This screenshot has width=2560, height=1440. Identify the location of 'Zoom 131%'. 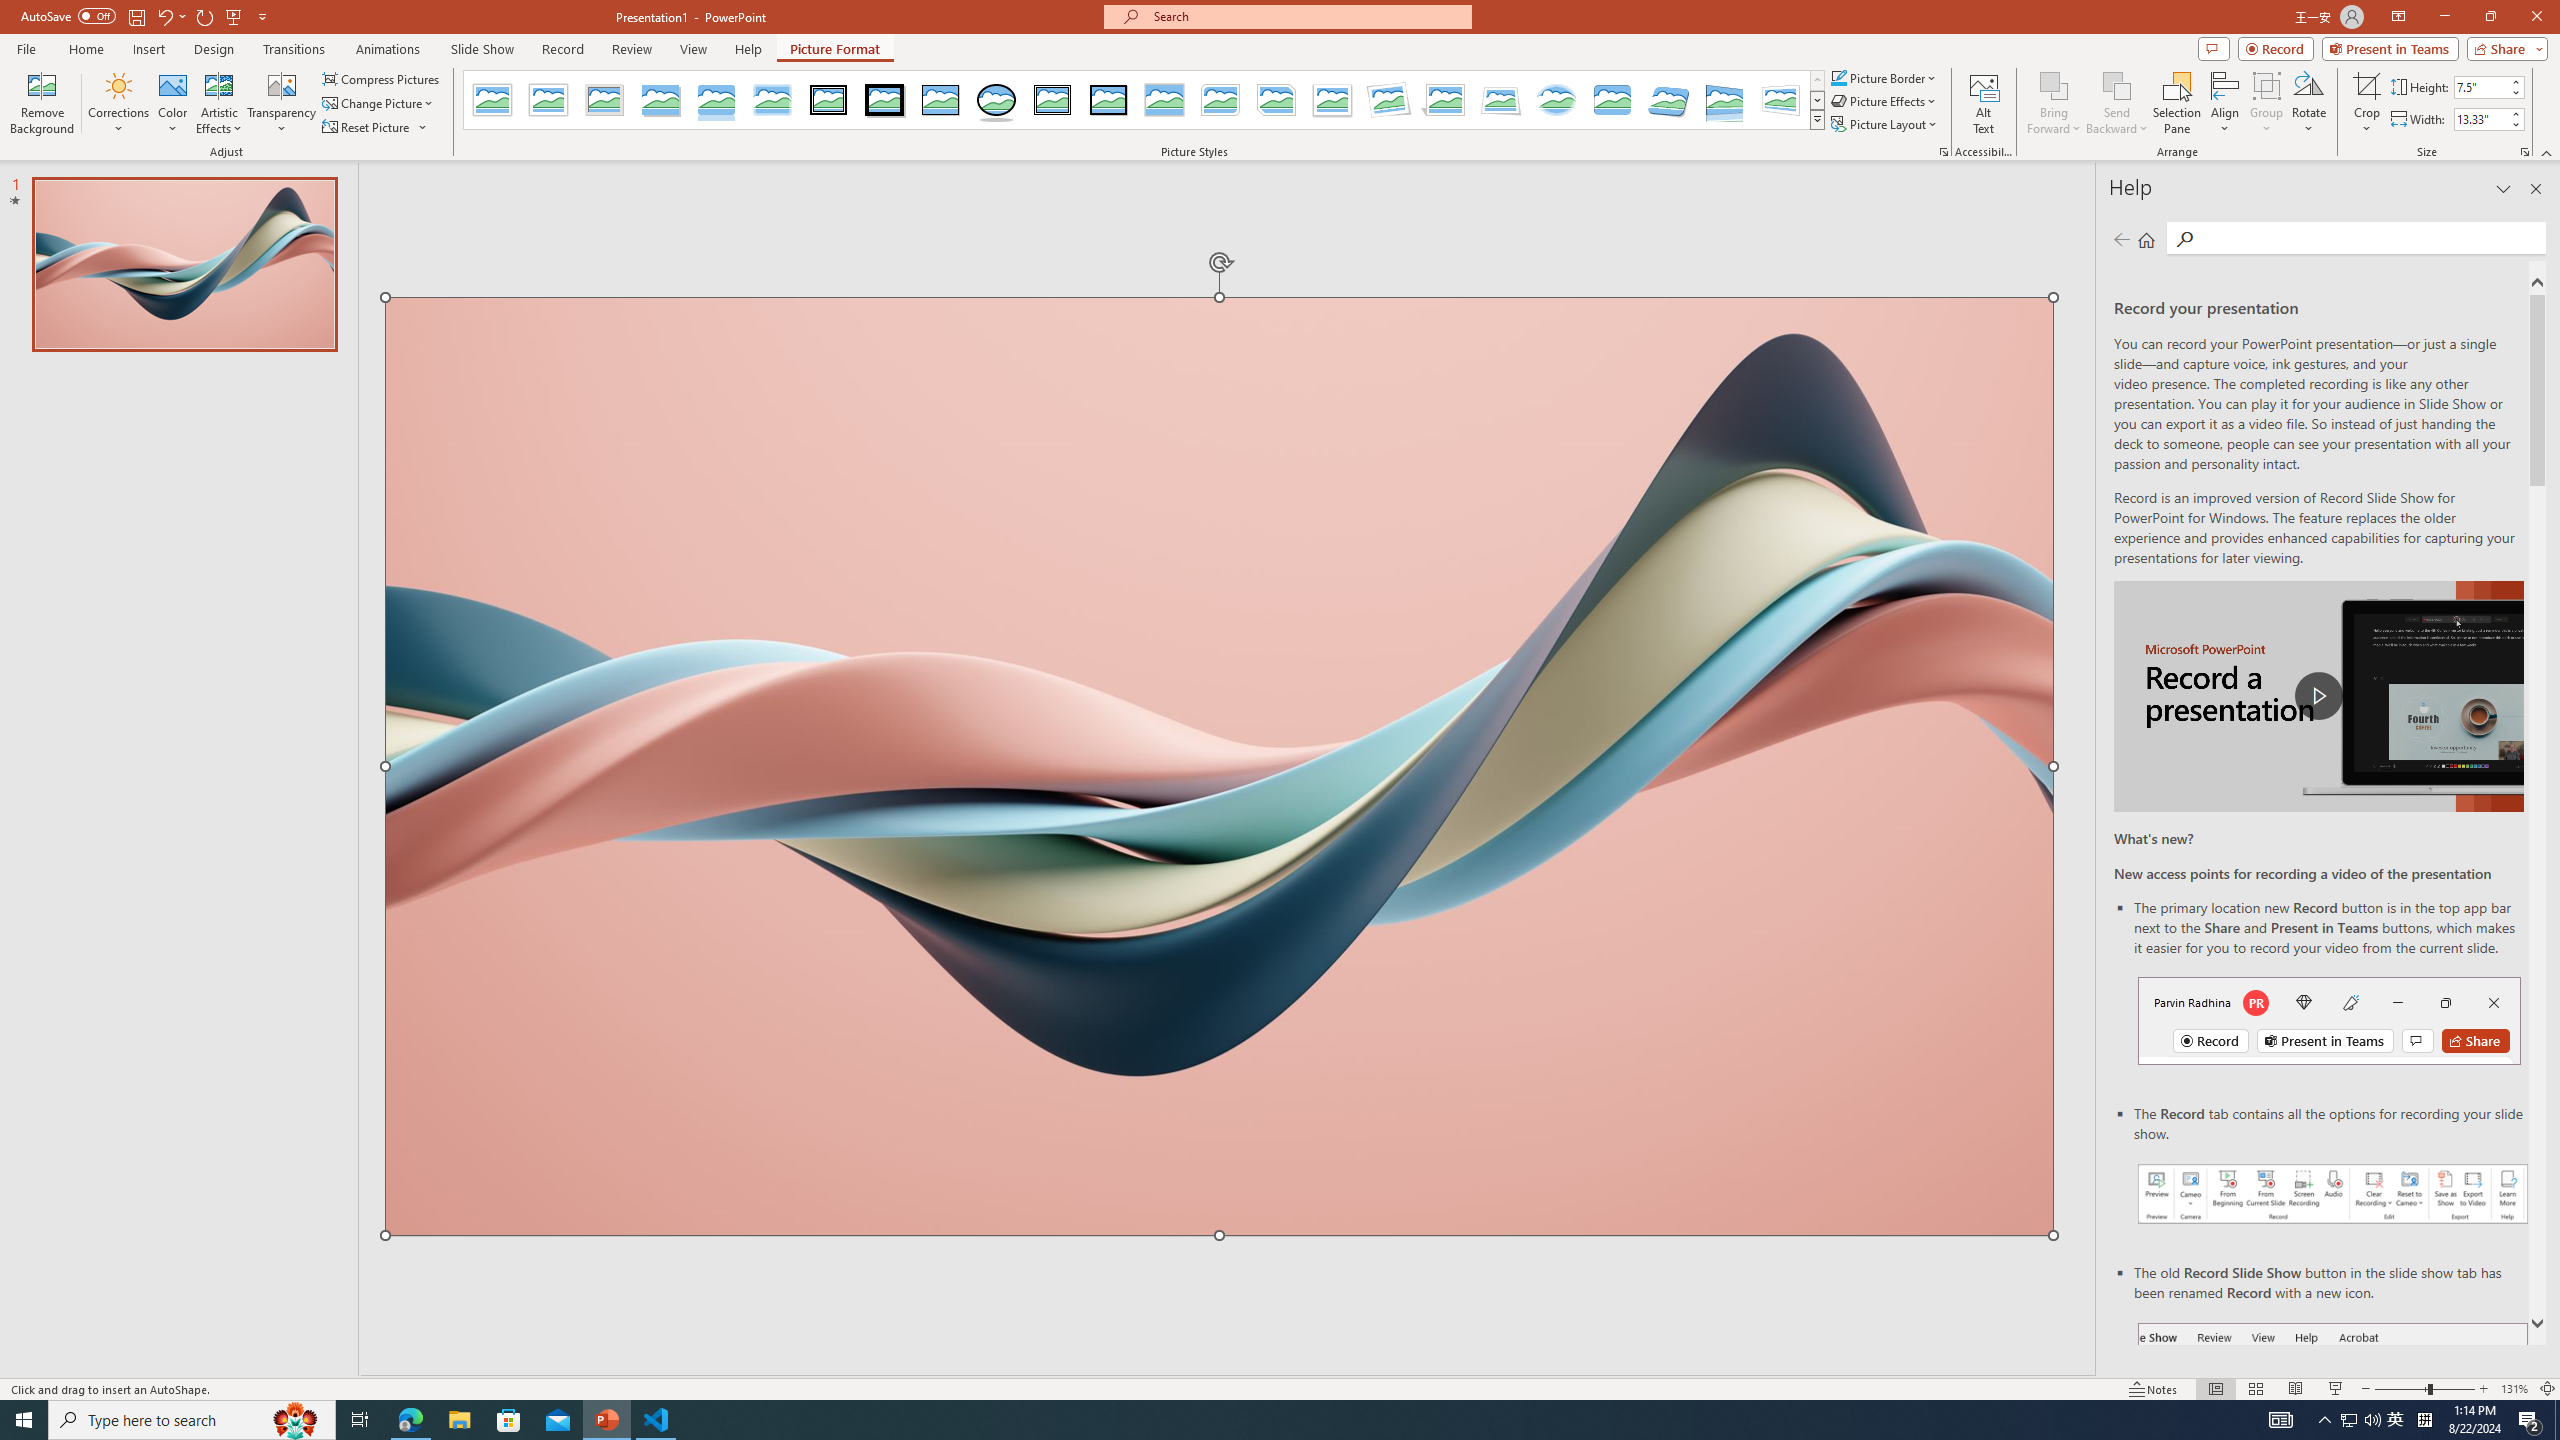
(2515, 1389).